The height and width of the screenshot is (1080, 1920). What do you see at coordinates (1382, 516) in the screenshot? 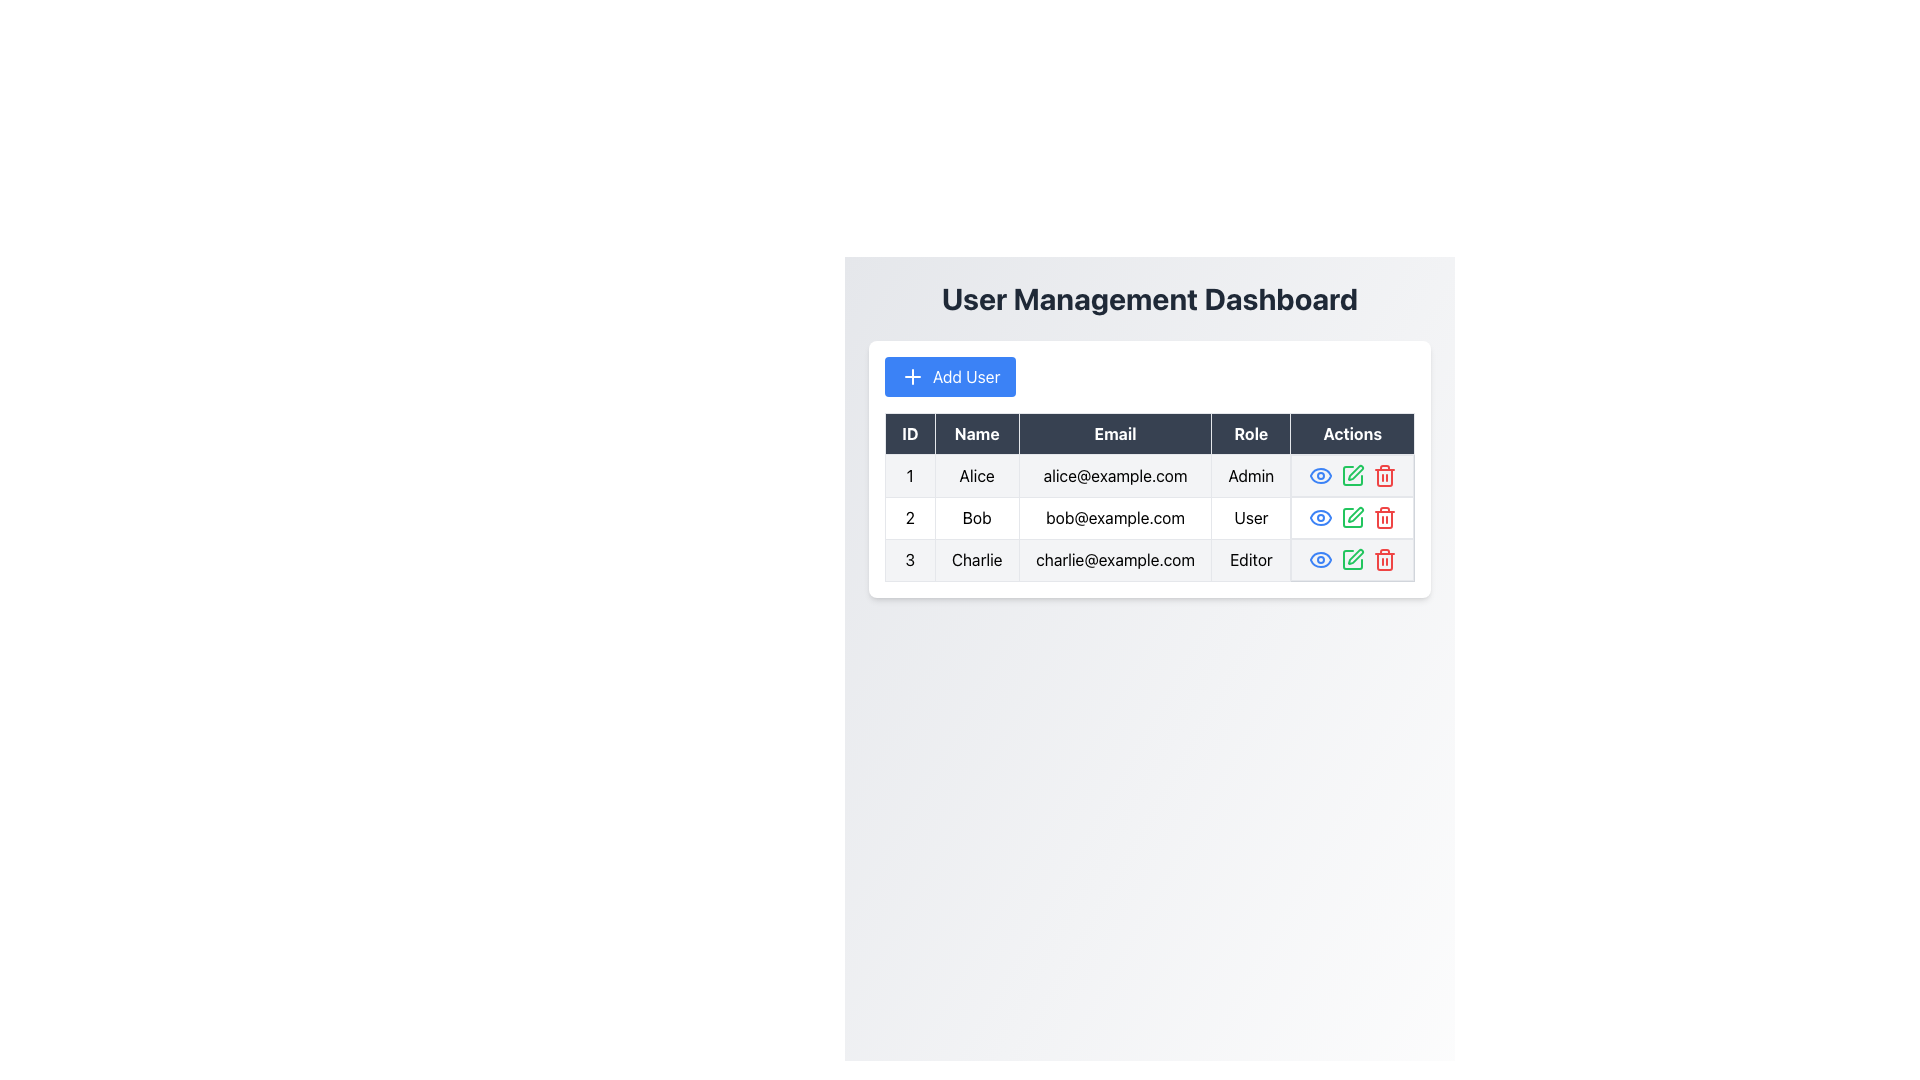
I see `on the delete button in the 'Actions' column of the table, specifically in the second row corresponding` at bounding box center [1382, 516].